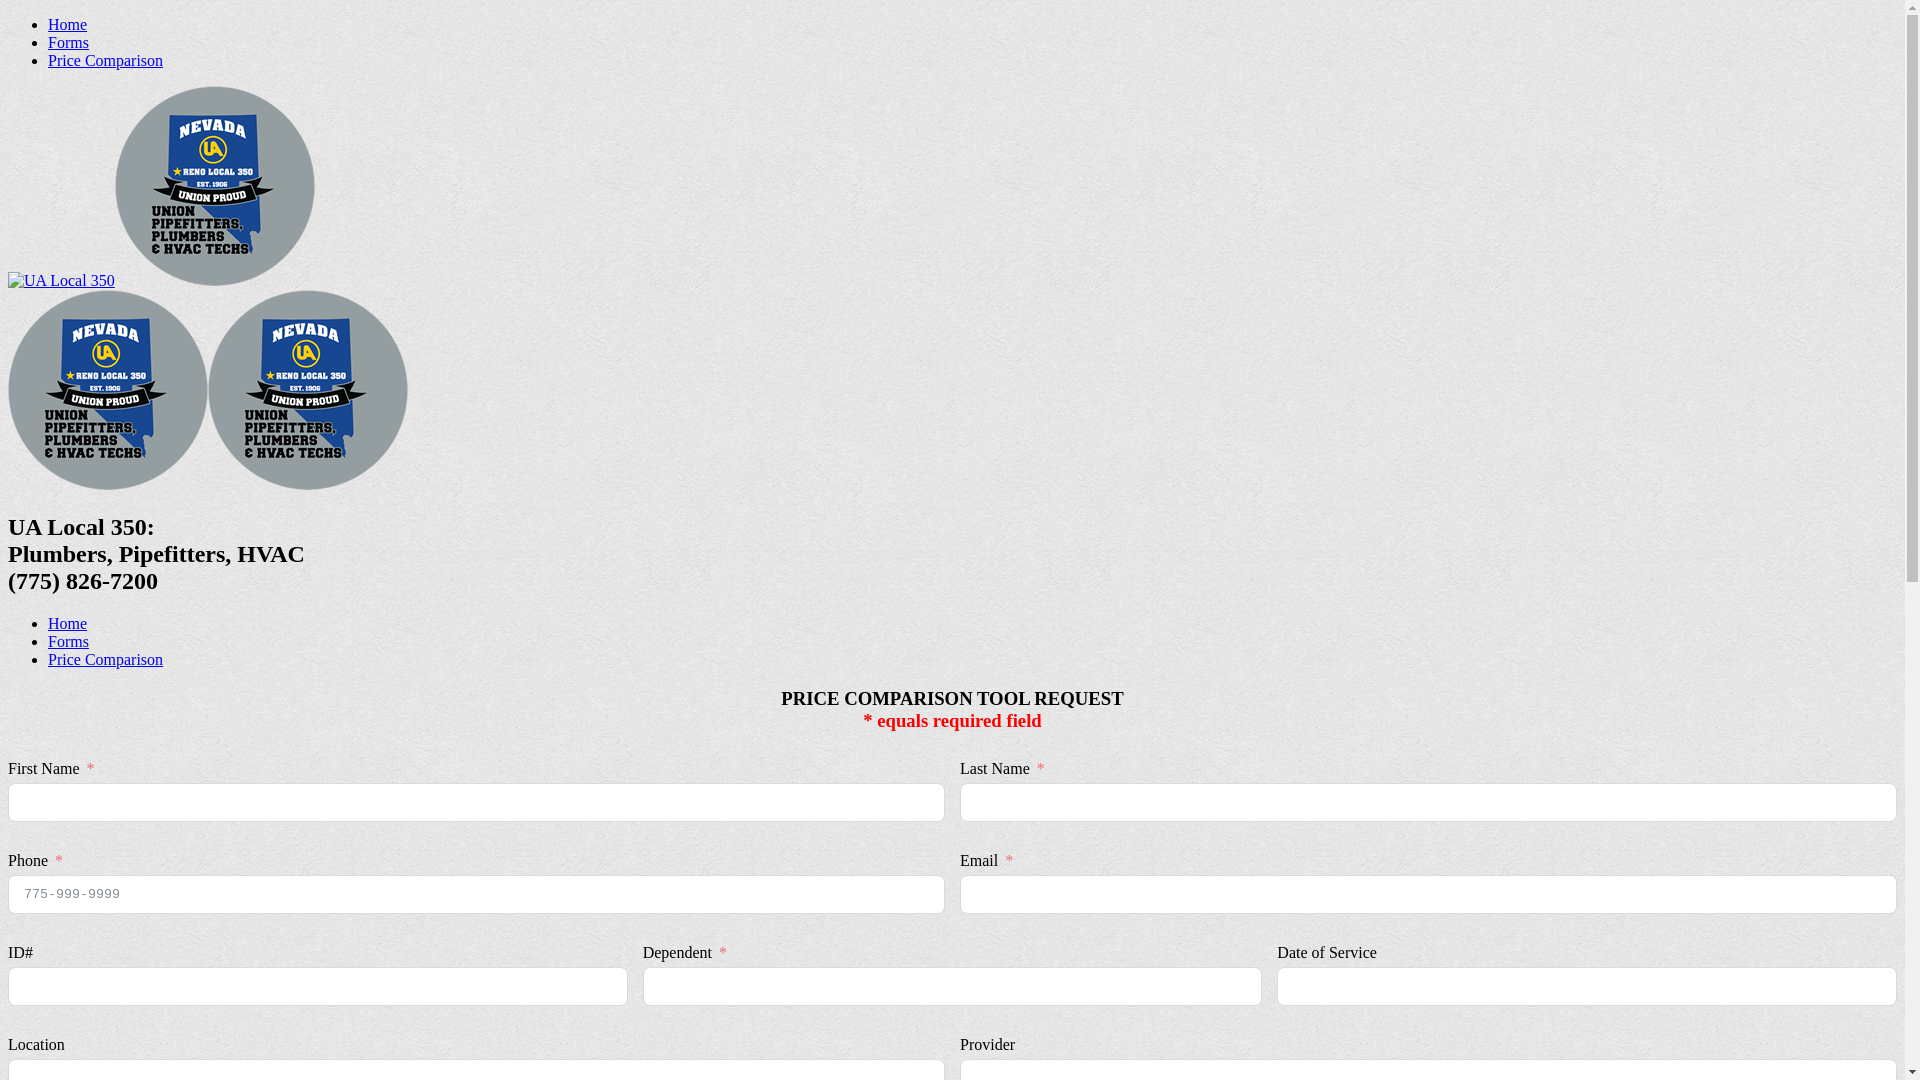 The height and width of the screenshot is (1080, 1920). I want to click on 'Forms', so click(68, 42).